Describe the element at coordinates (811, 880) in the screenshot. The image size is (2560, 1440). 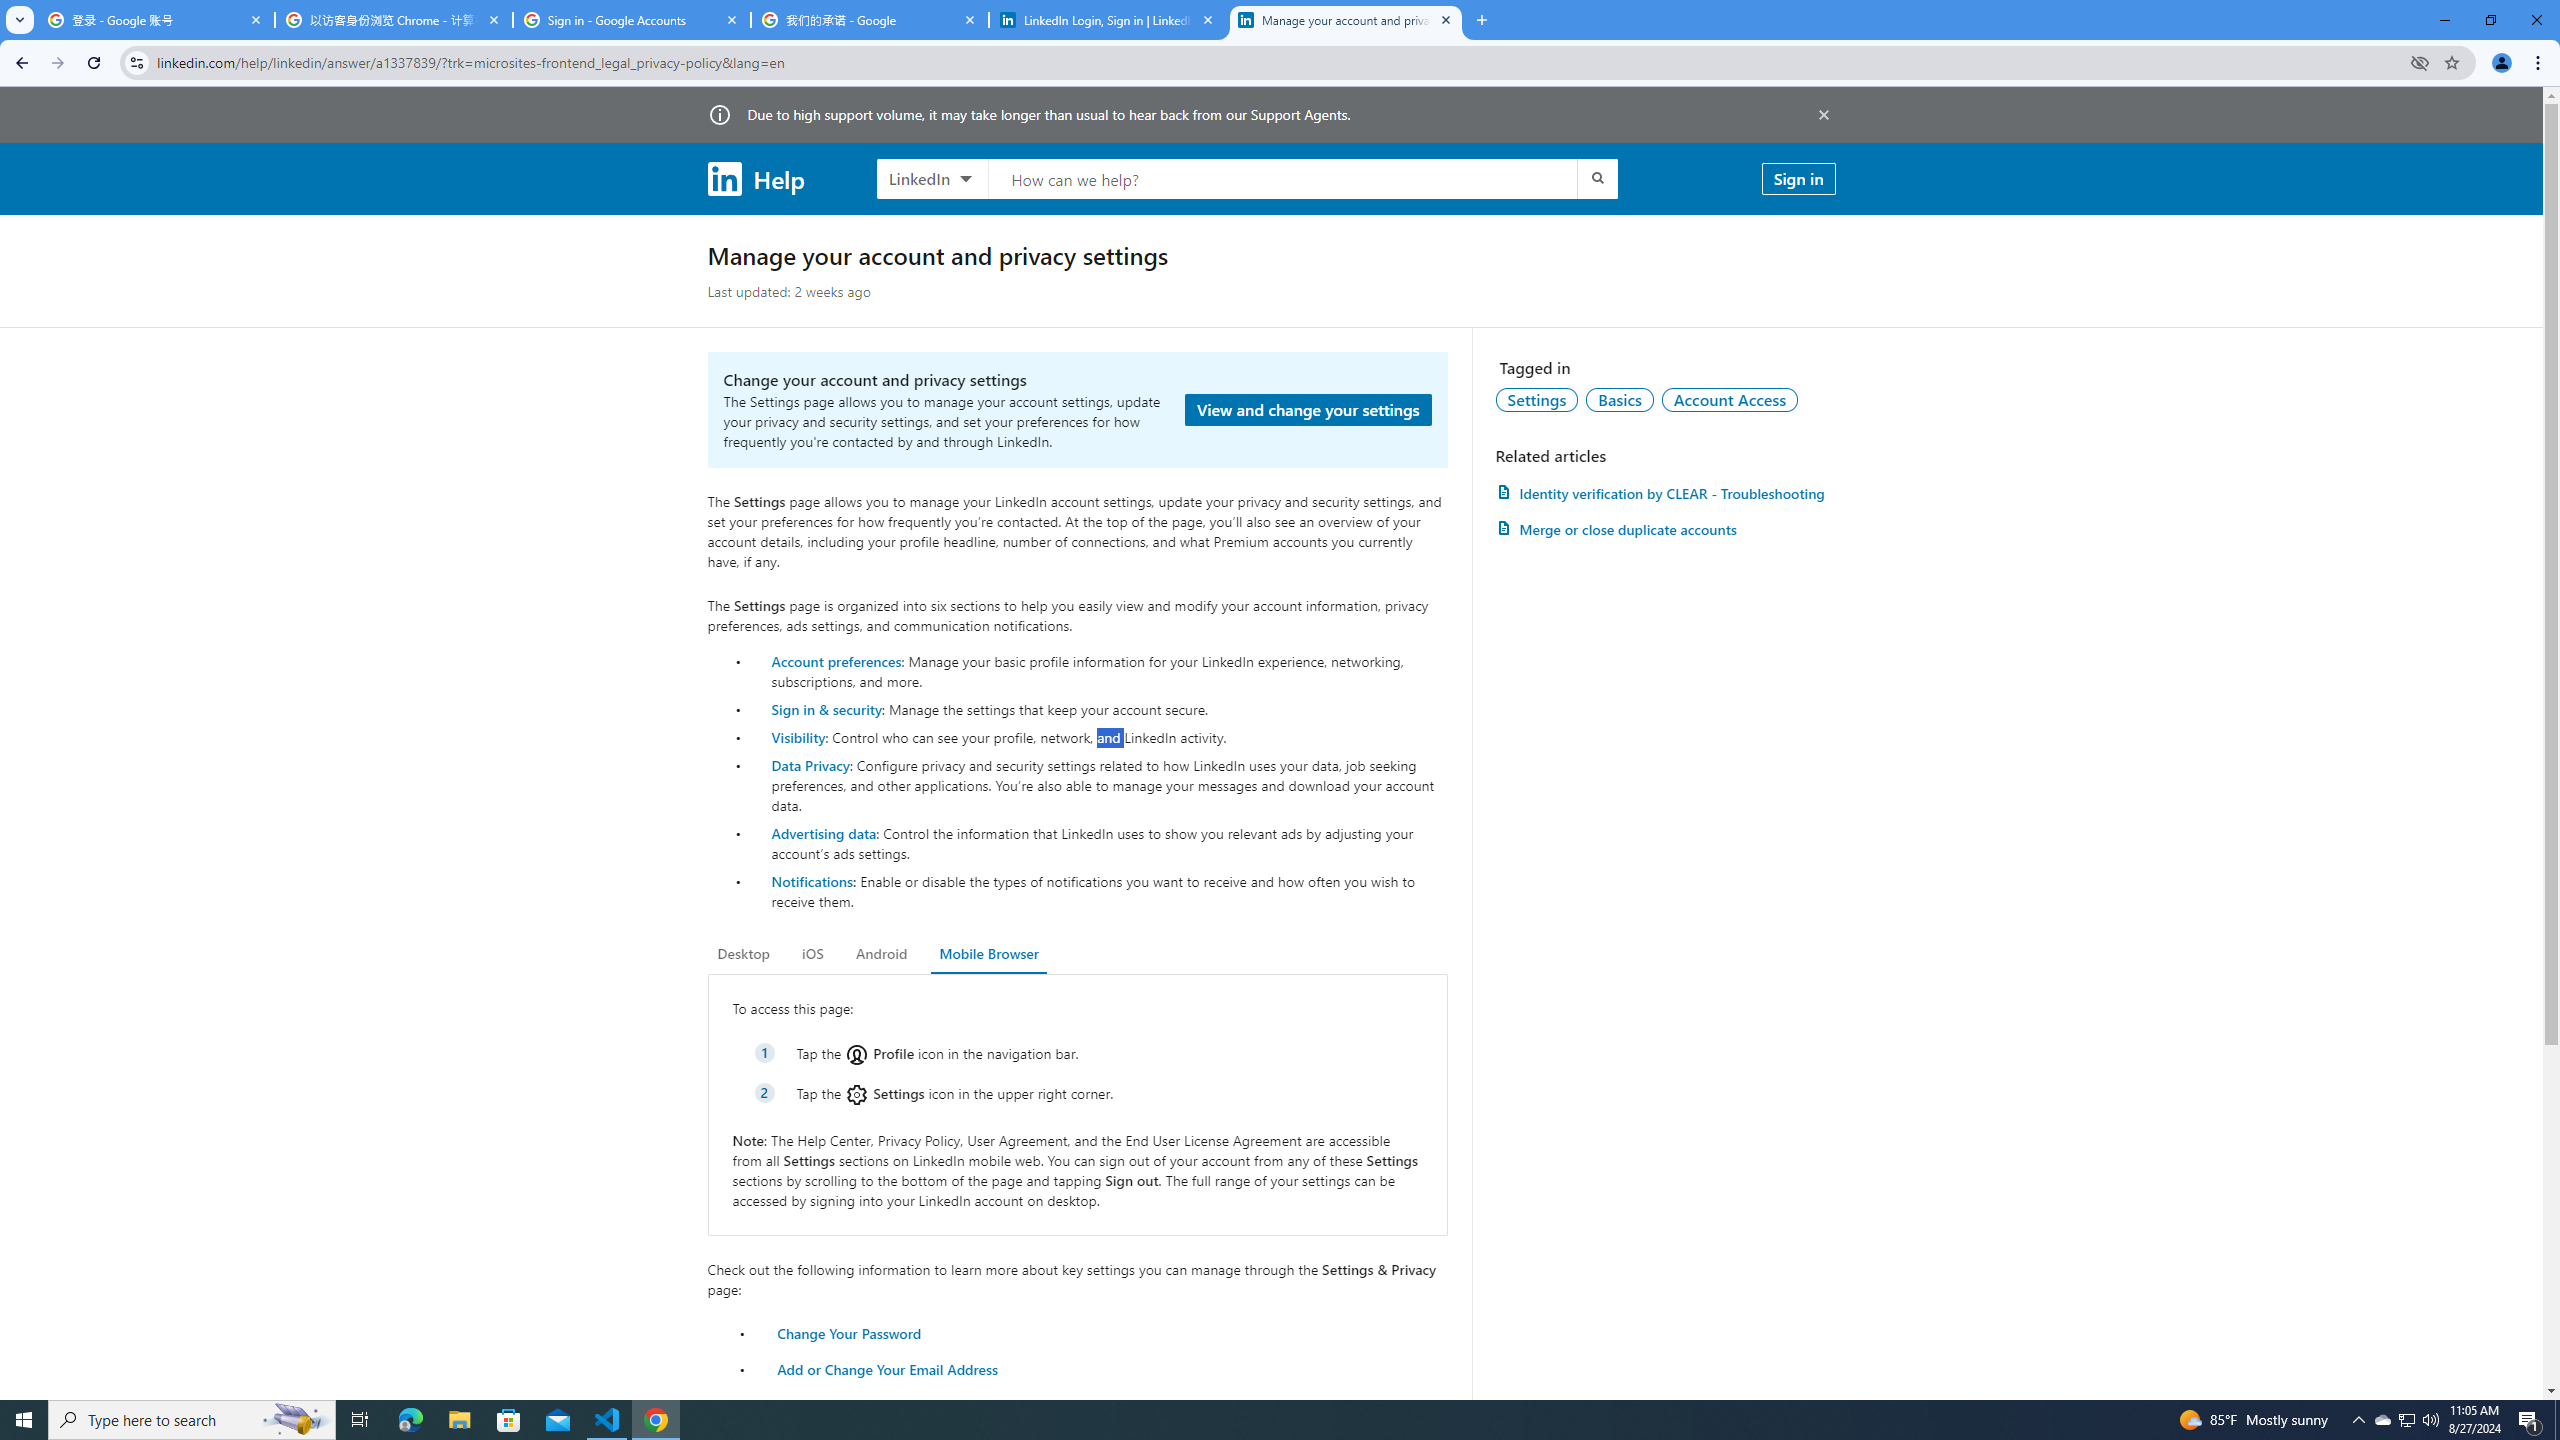
I see `'Notifications'` at that location.